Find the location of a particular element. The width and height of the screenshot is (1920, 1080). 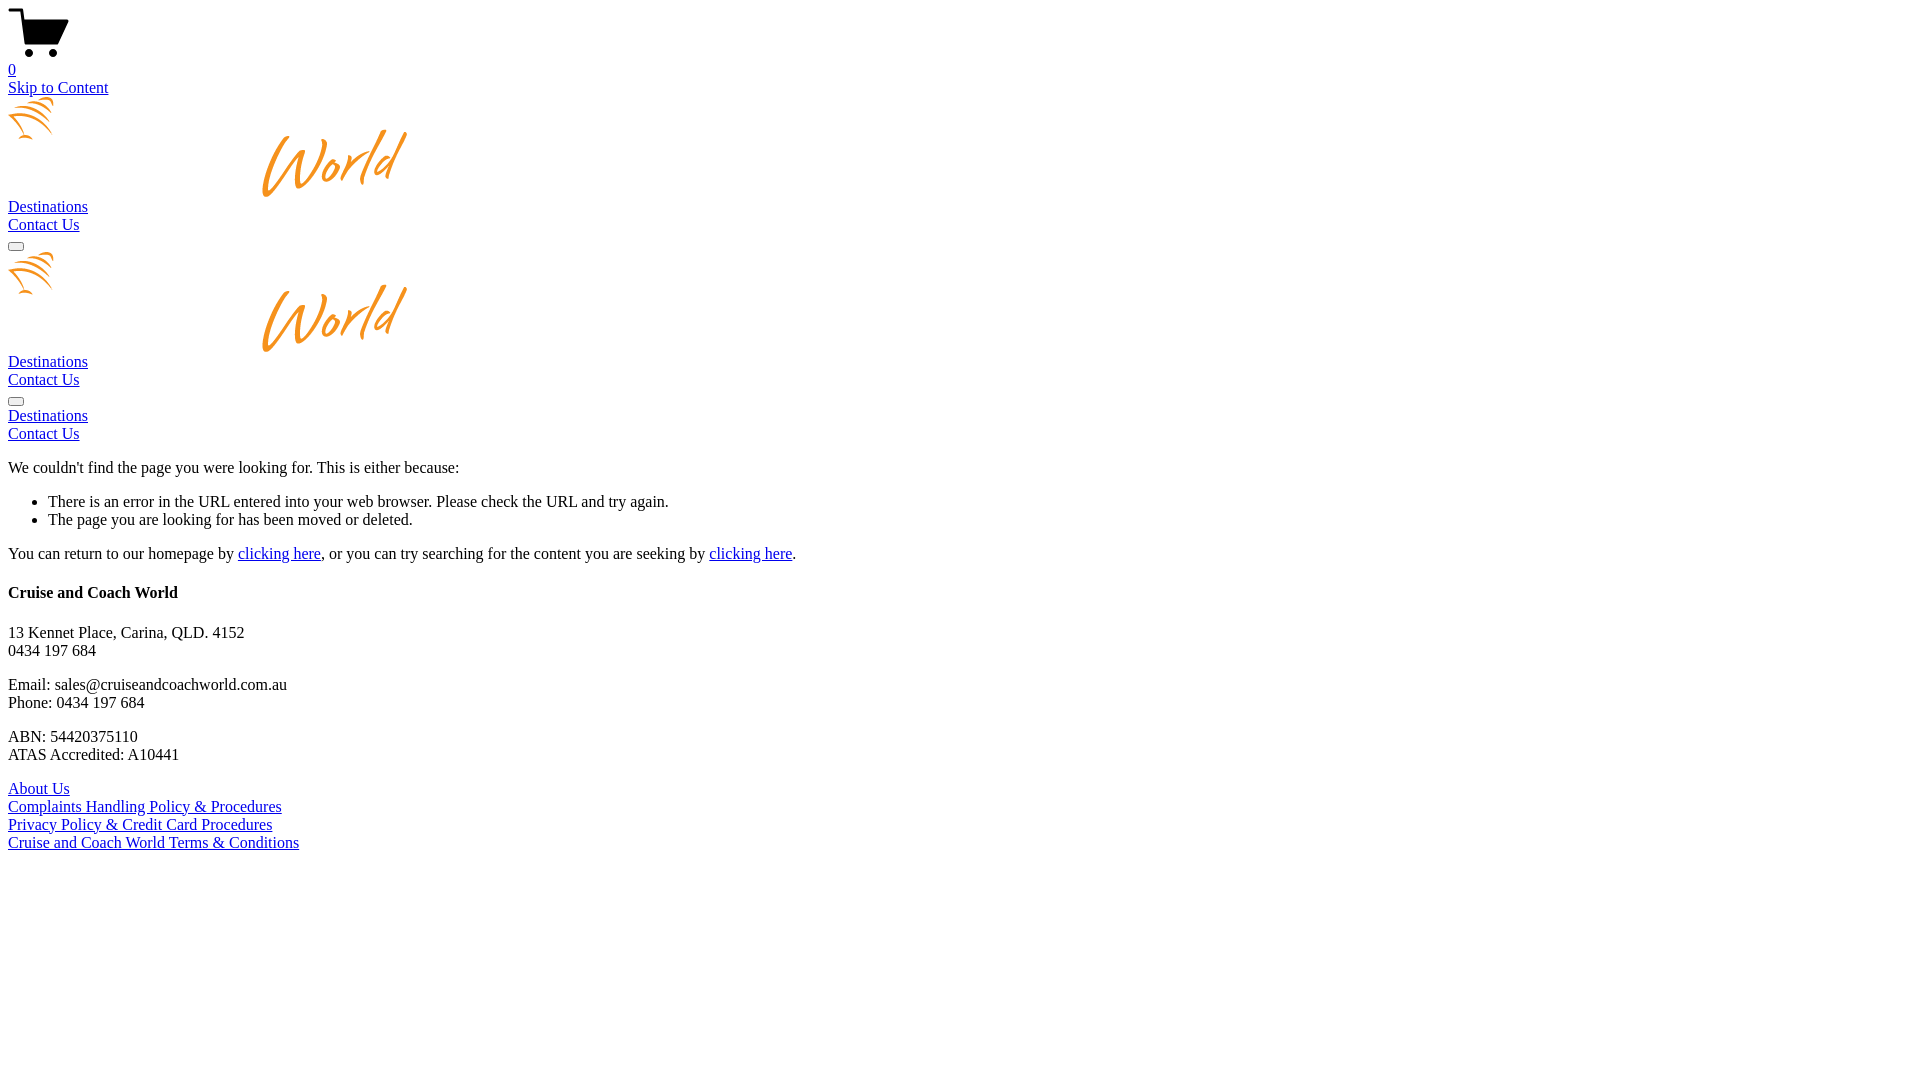

'Skip to Content' is located at coordinates (57, 86).